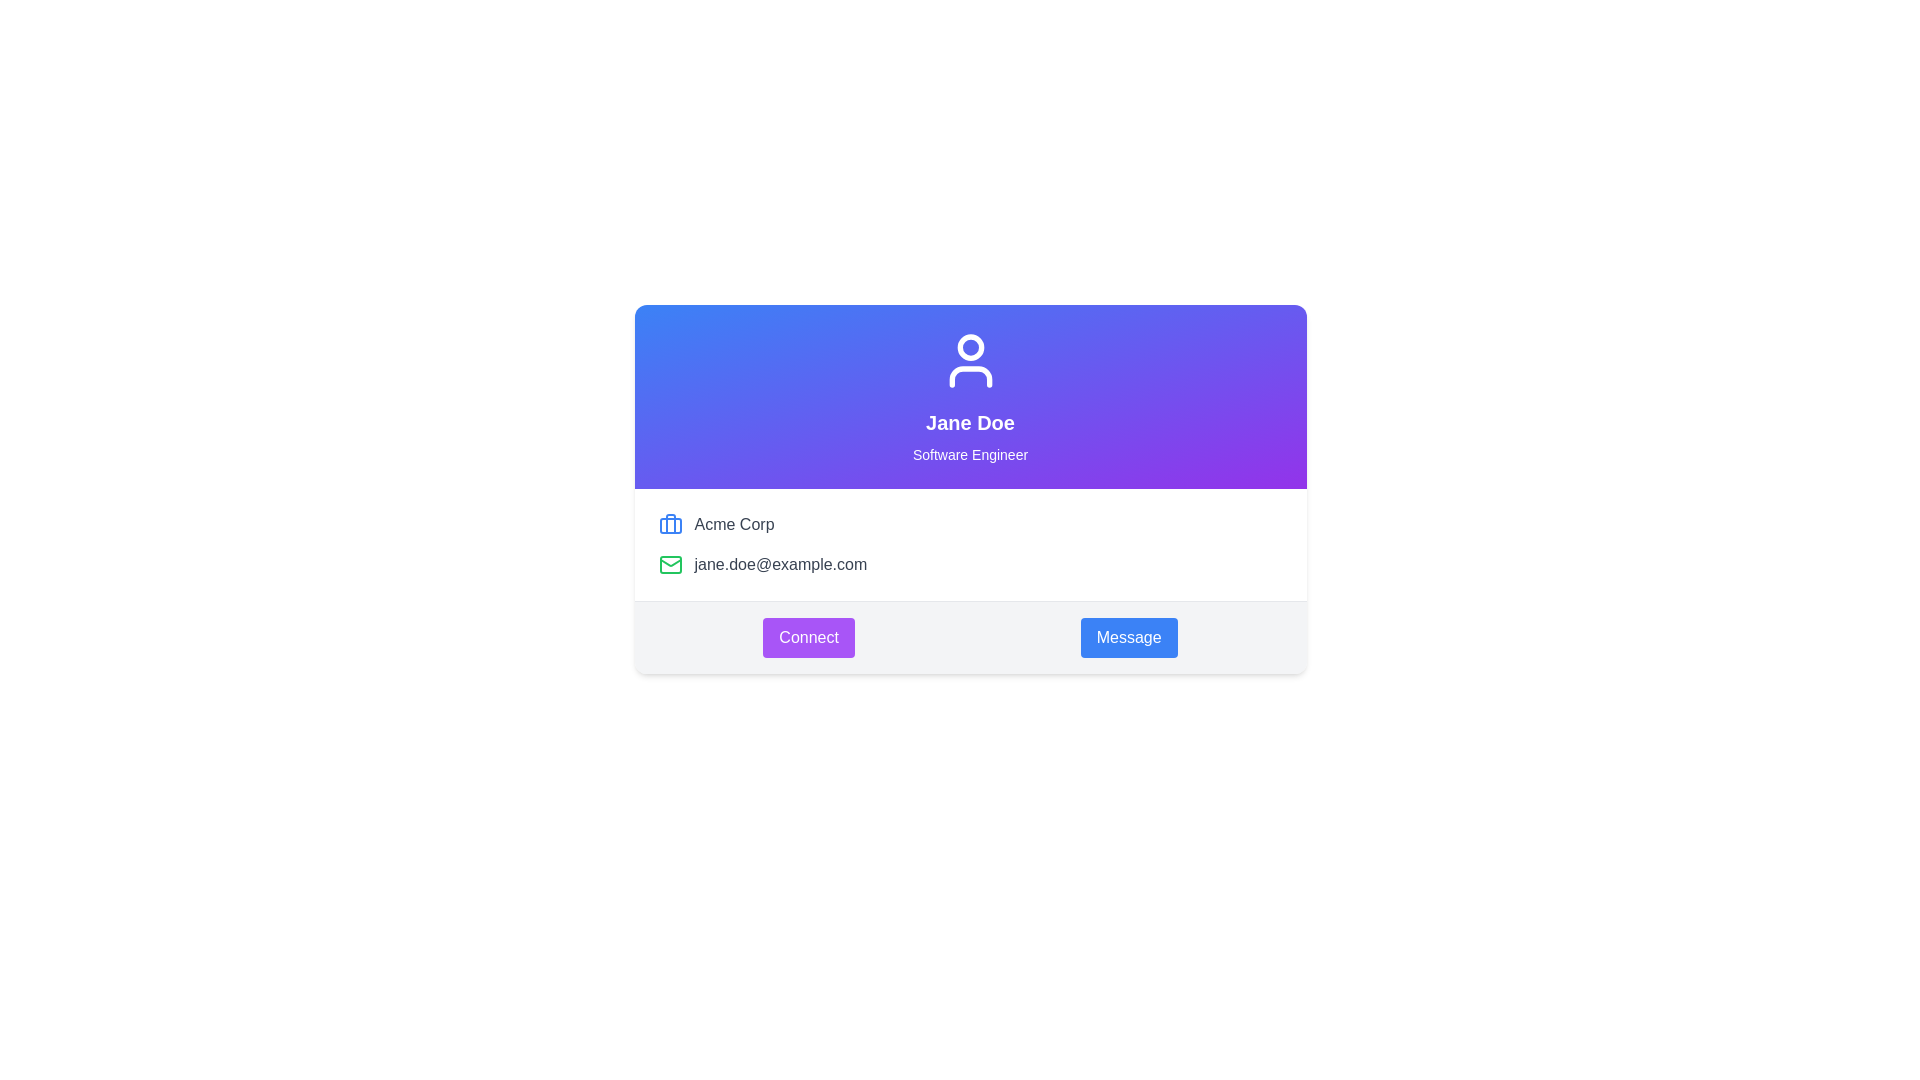 Image resolution: width=1920 pixels, height=1080 pixels. What do you see at coordinates (970, 377) in the screenshot?
I see `the torso part of the SVG user icon, located at the bottom area of the avatar, which is centralized in the upper section of the card near the user's name and role` at bounding box center [970, 377].